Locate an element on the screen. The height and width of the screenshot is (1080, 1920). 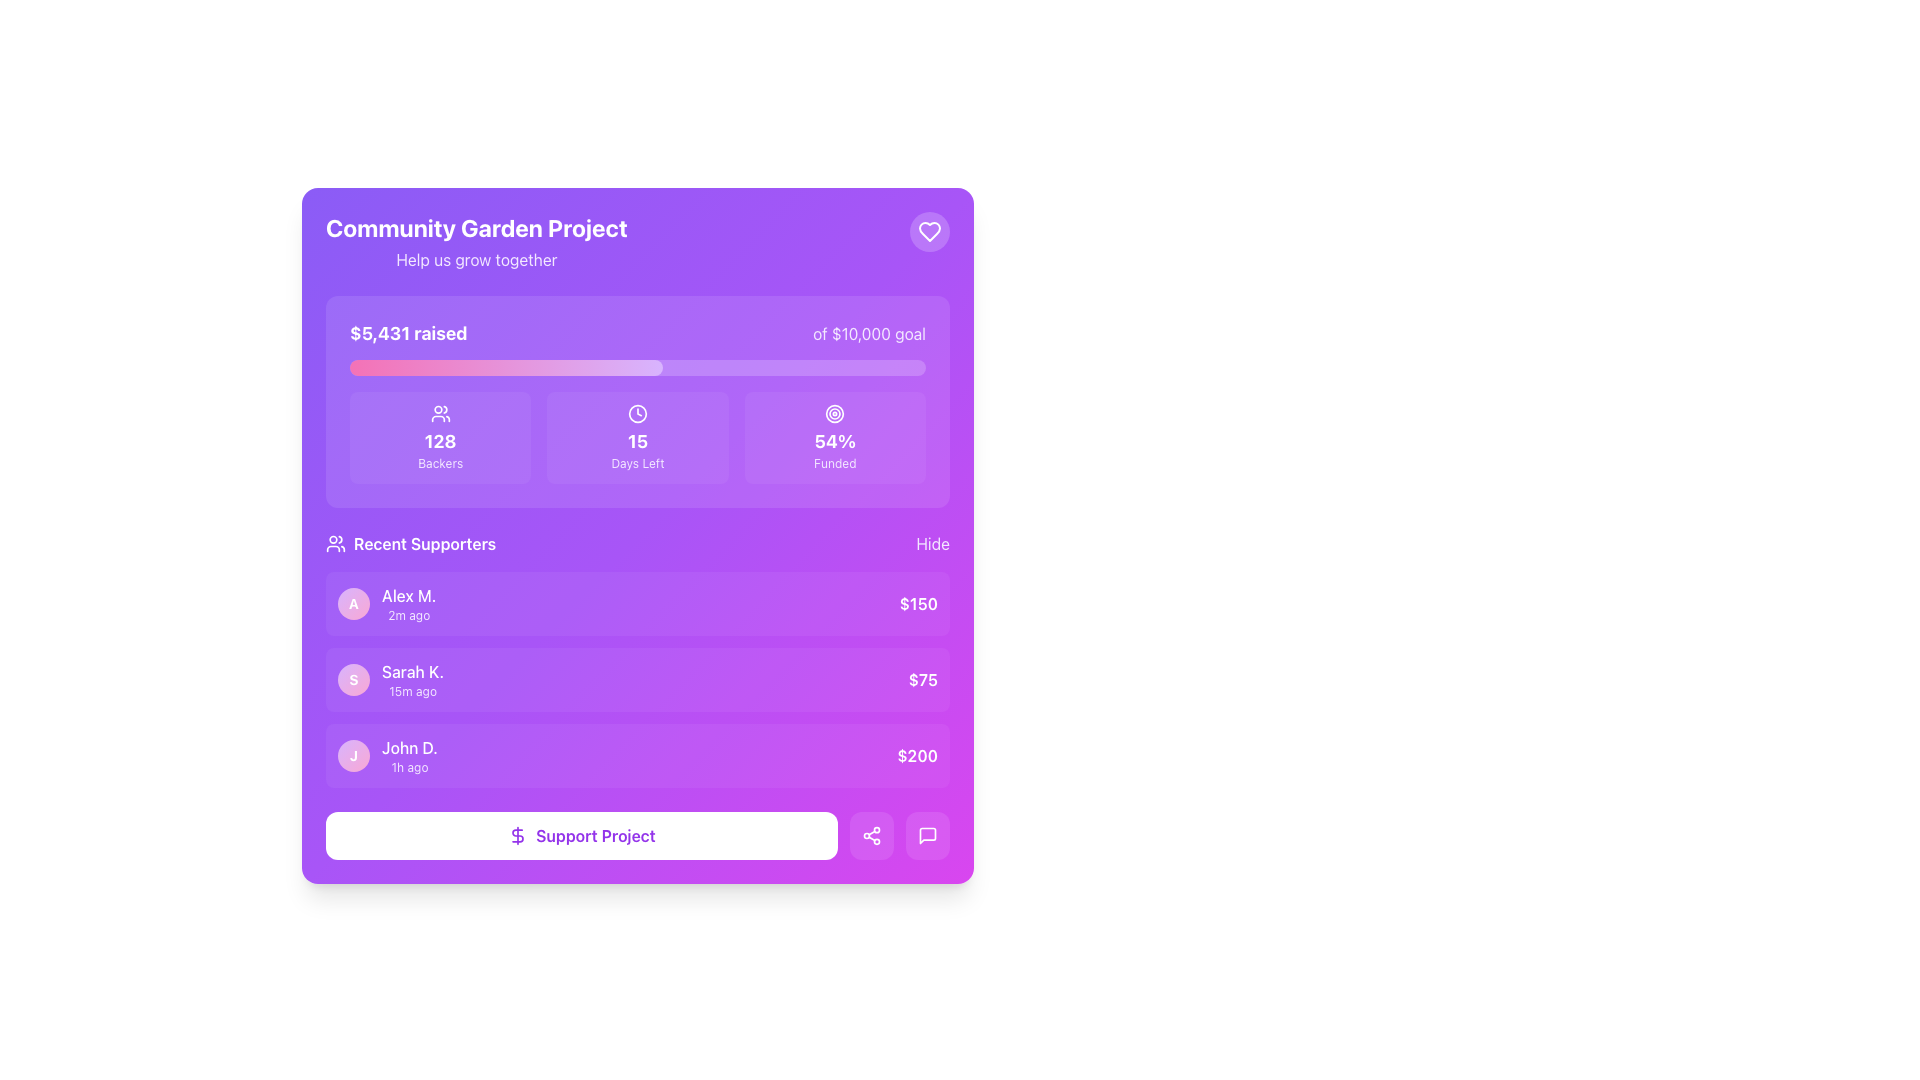
the text label displaying '54%' which is bold, white, and large, indicating high importance, located in the third position of a horizontally-aligned grid with a purple background is located at coordinates (835, 441).